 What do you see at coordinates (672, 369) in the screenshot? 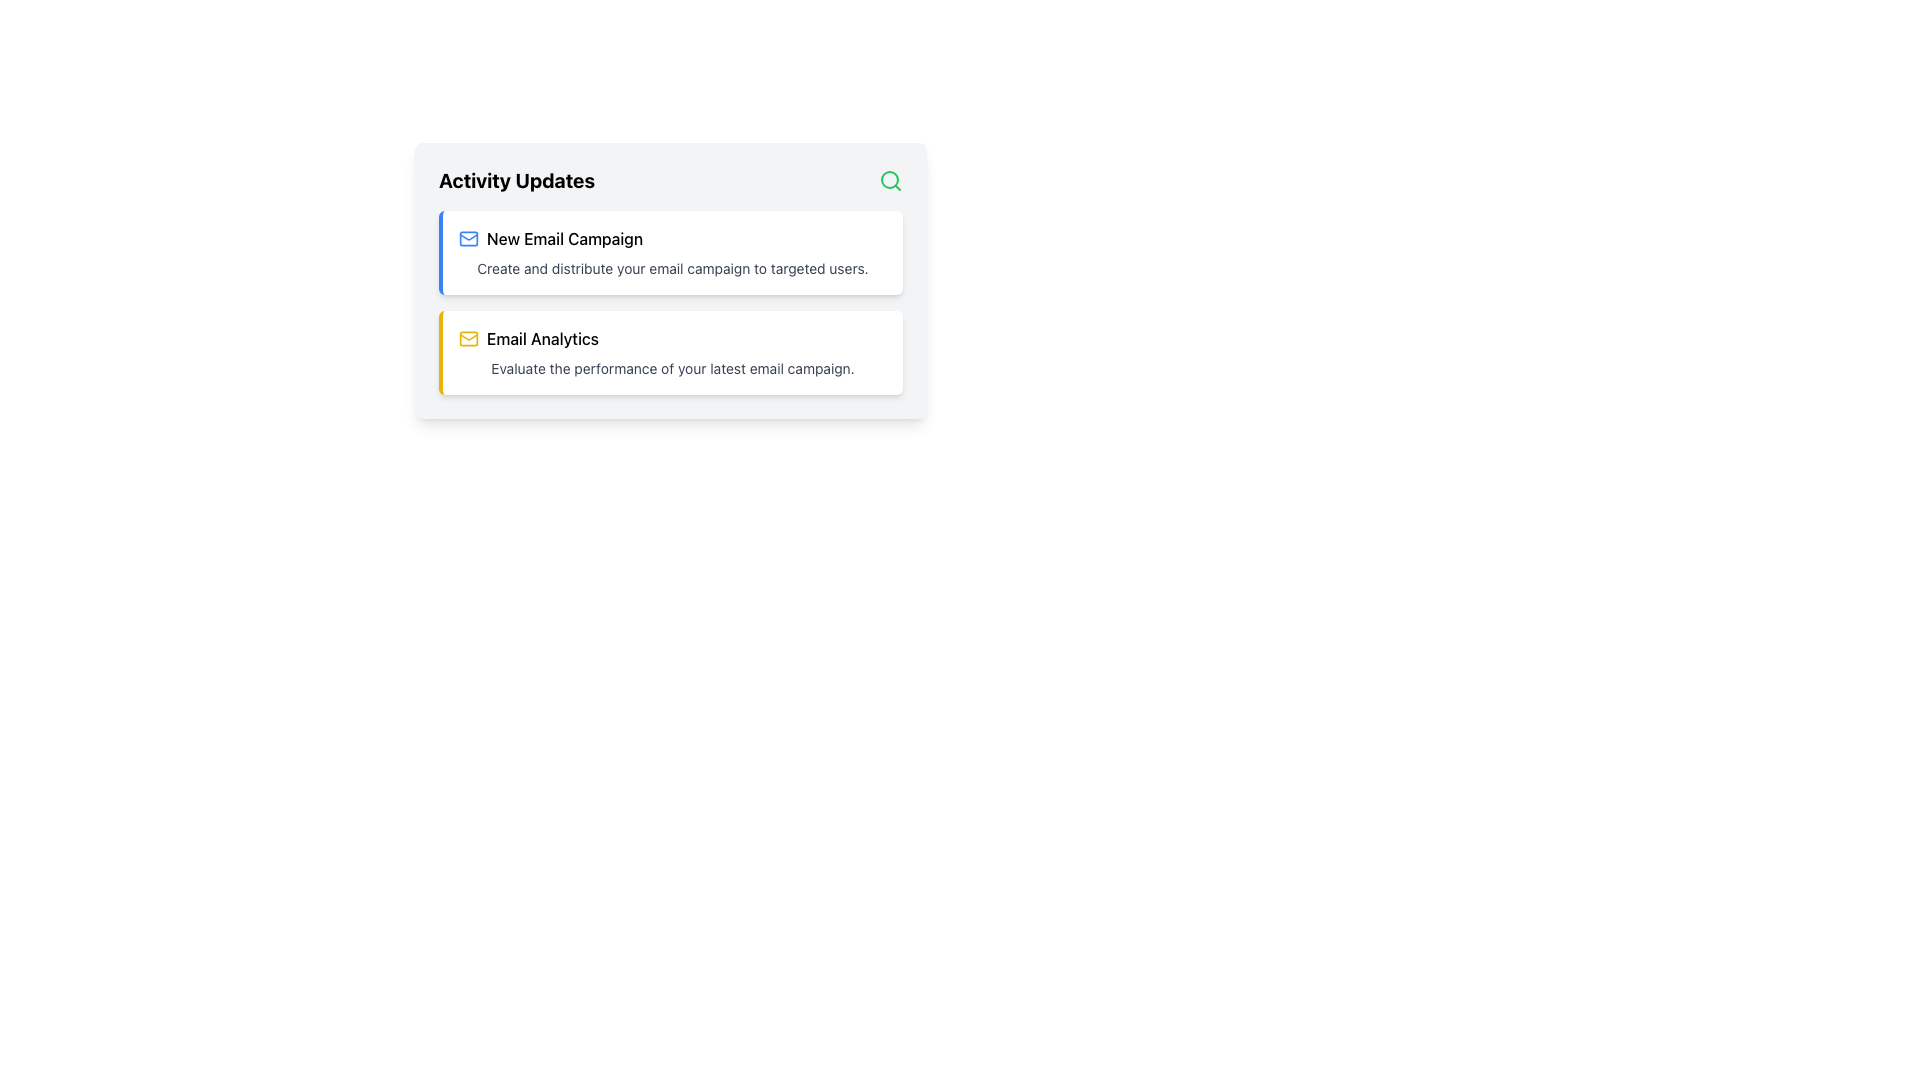
I see `the Text Label displaying 'Evaluate the performance of your latest email campaign.' which is located below 'Email Analytics' within a highlighted card` at bounding box center [672, 369].